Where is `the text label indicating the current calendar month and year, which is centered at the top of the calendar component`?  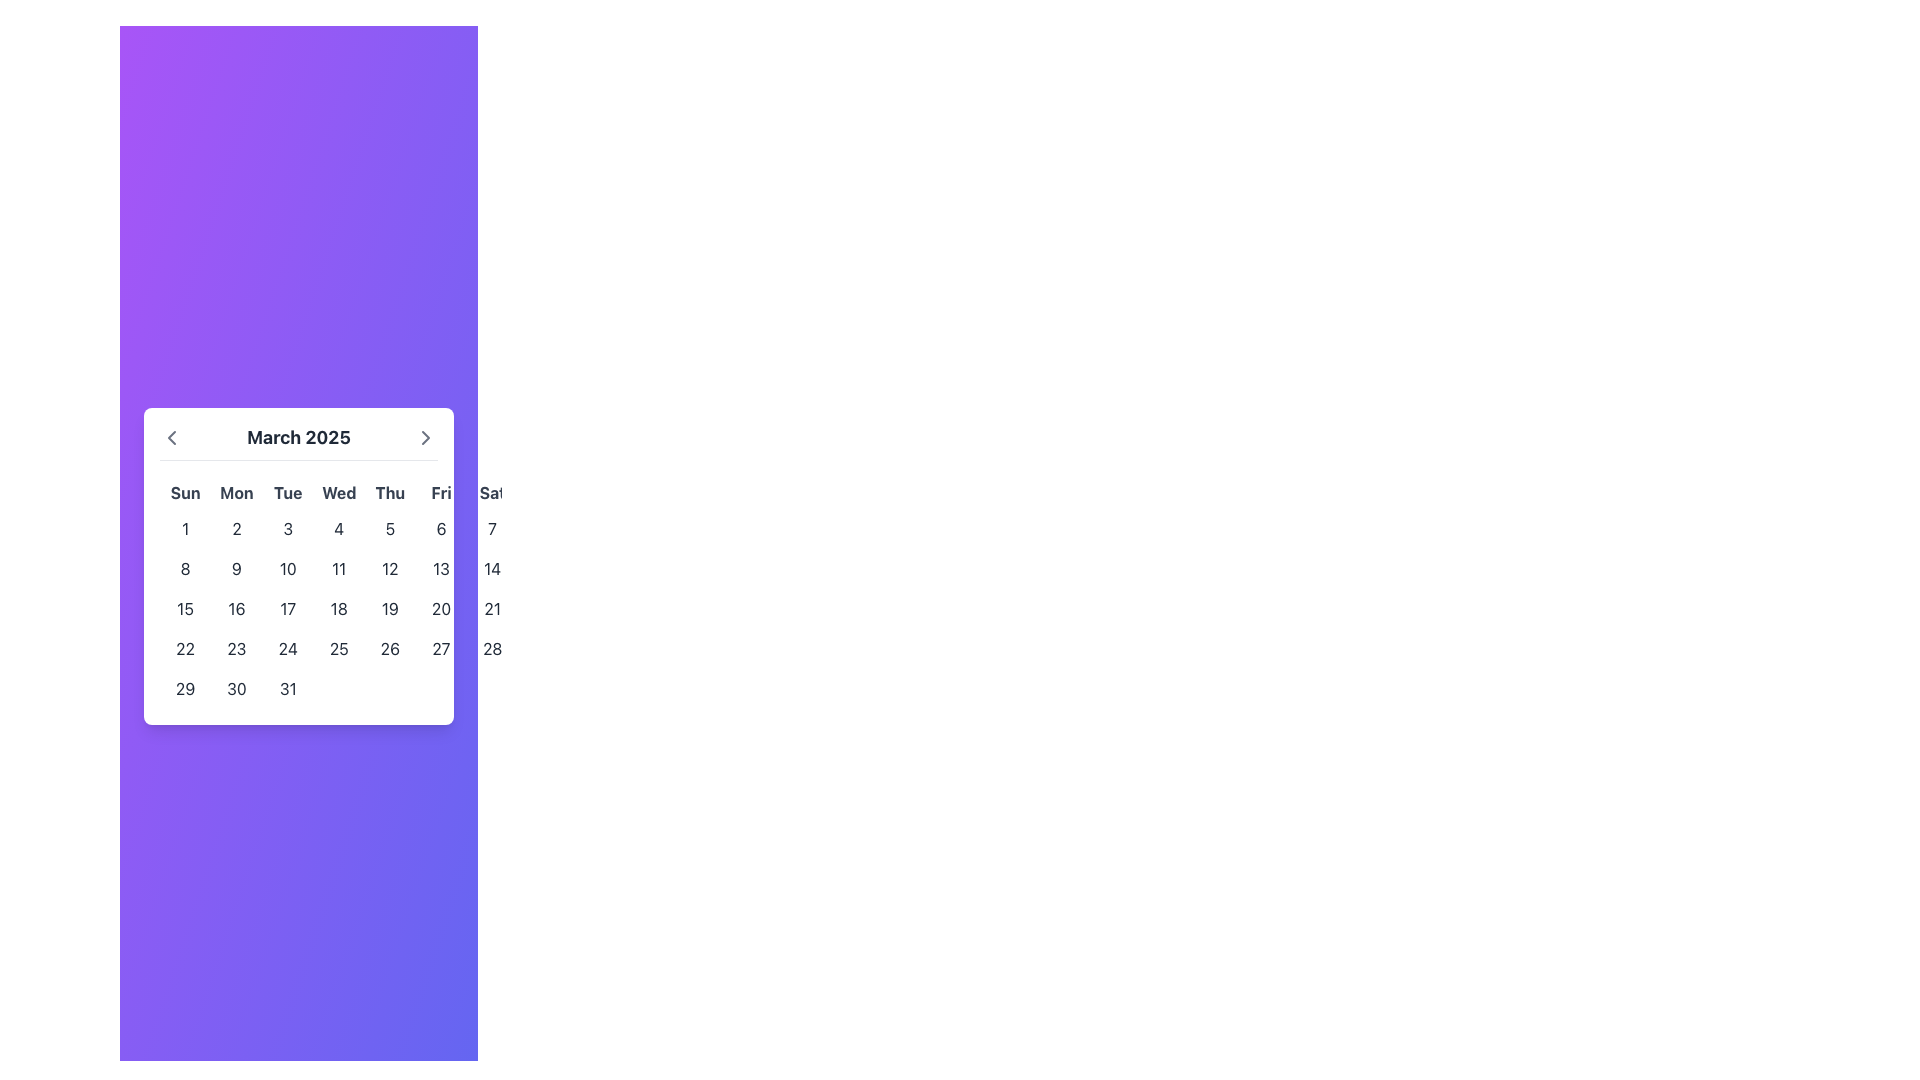
the text label indicating the current calendar month and year, which is centered at the top of the calendar component is located at coordinates (297, 441).